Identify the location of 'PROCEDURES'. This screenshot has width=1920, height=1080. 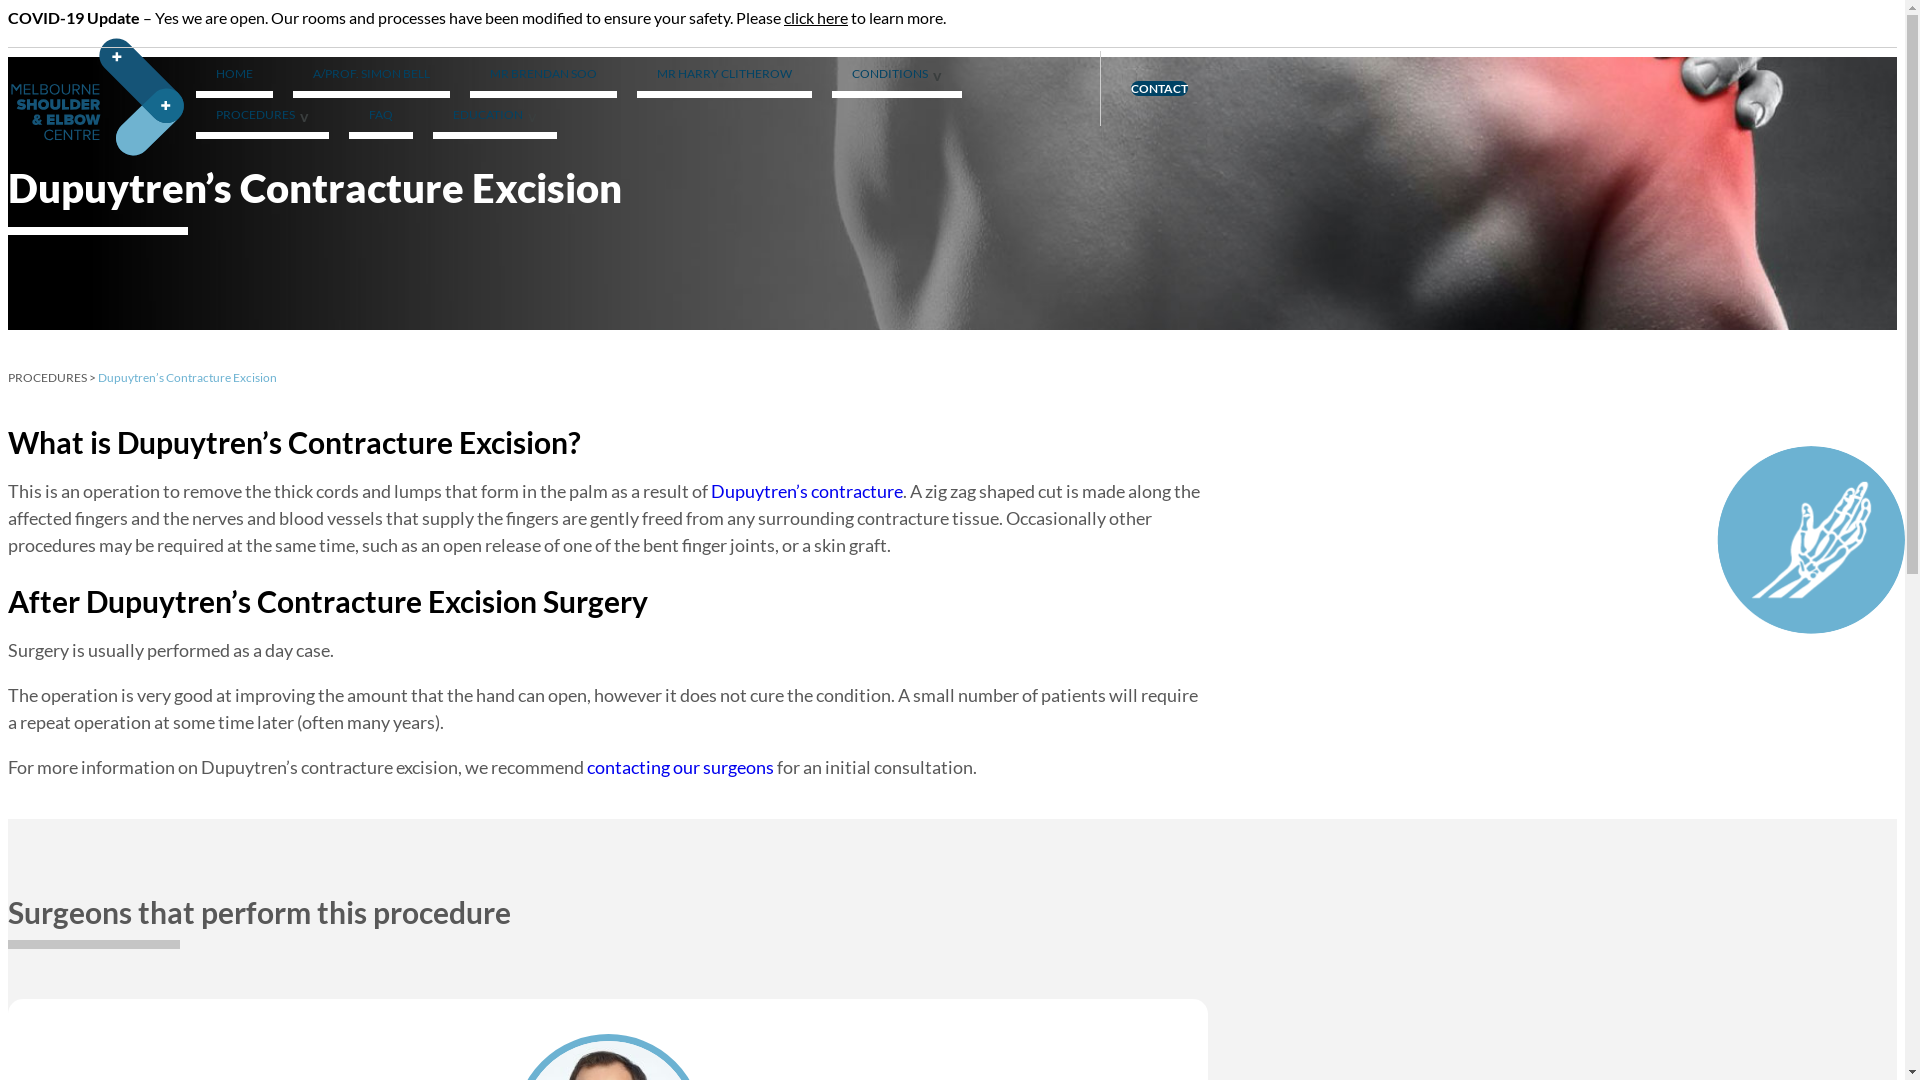
(47, 377).